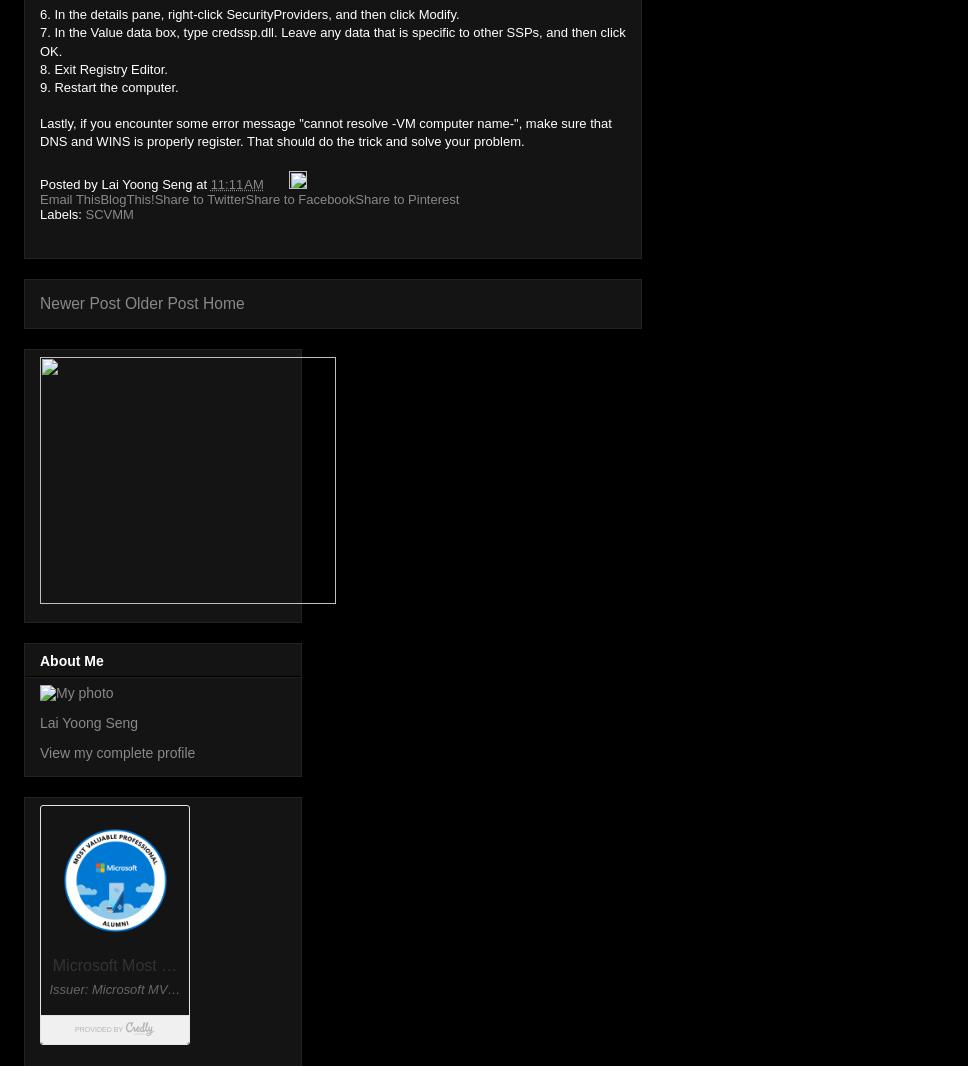 The height and width of the screenshot is (1066, 968). What do you see at coordinates (103, 67) in the screenshot?
I see `'8. Exit Registry Editor.'` at bounding box center [103, 67].